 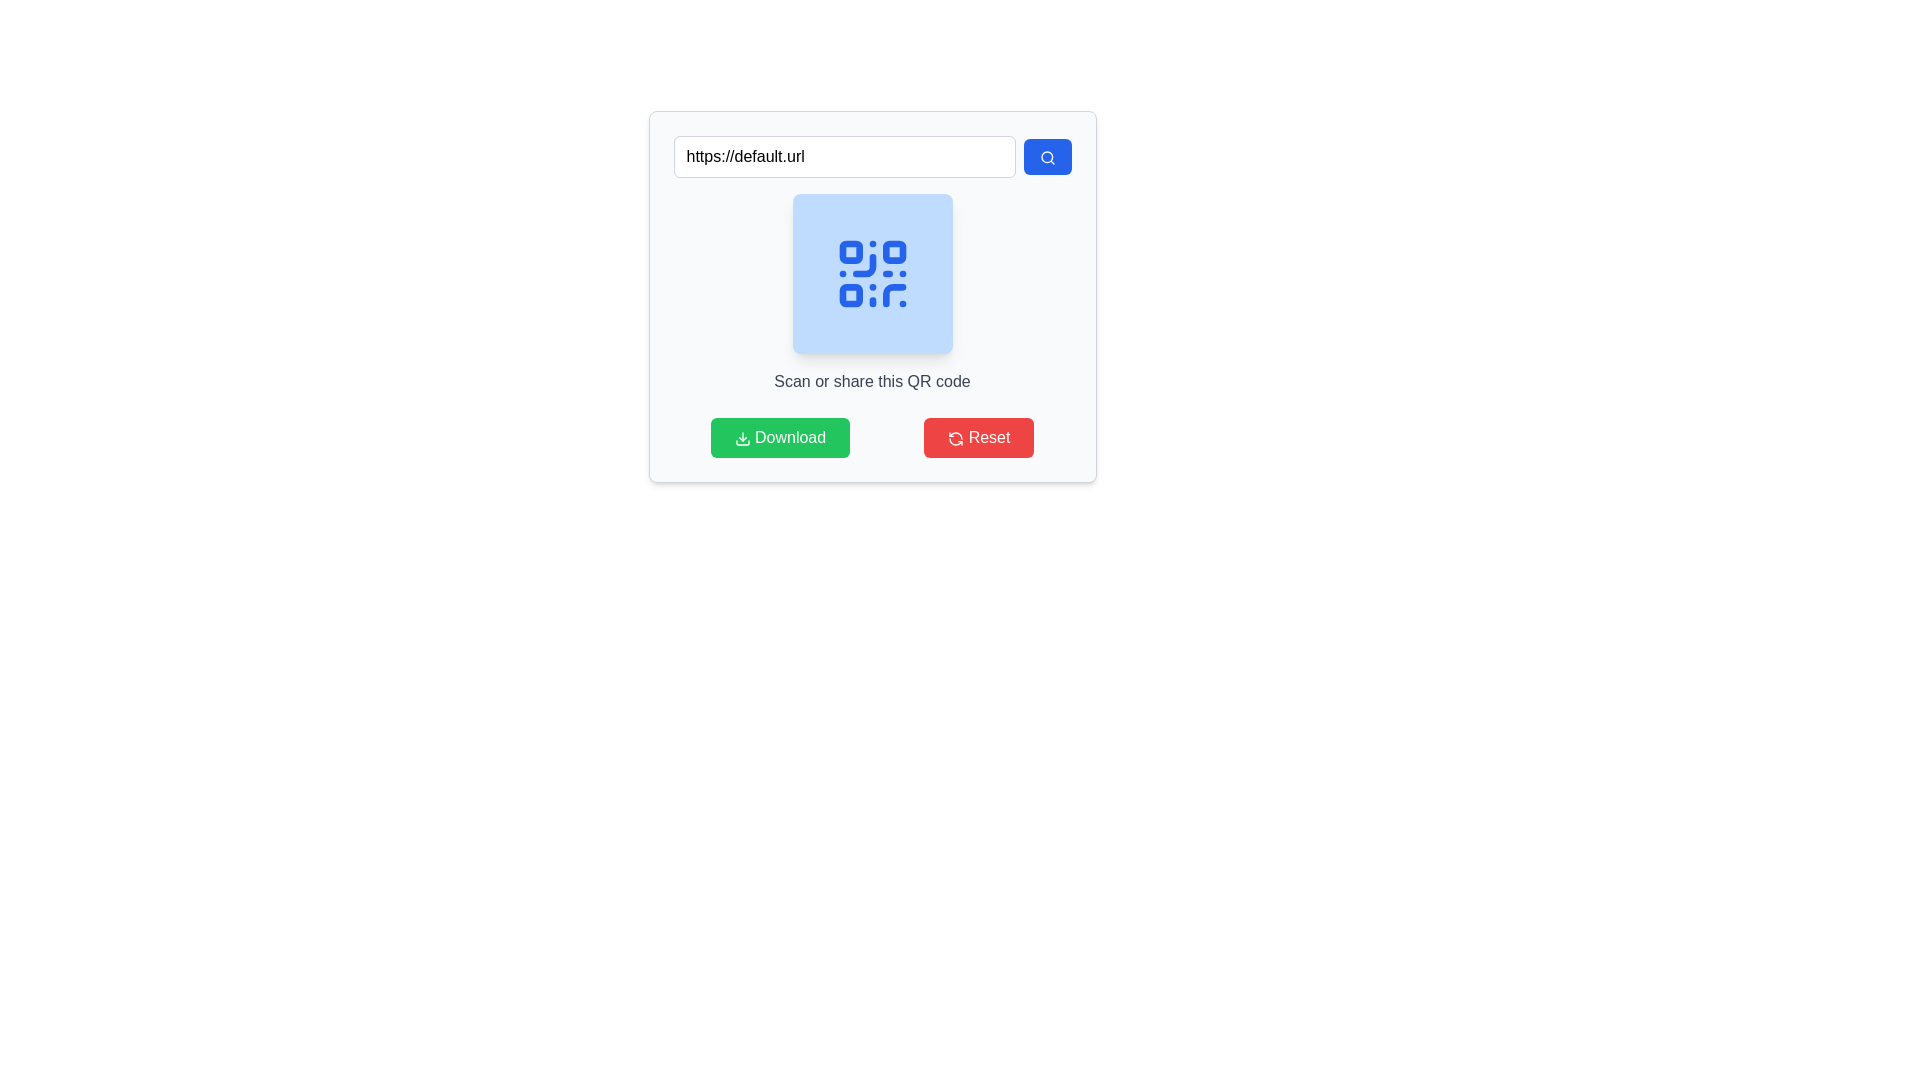 I want to click on the second decorative square in the upper right corner of the QR code, which enhances its scannable design, so click(x=893, y=251).